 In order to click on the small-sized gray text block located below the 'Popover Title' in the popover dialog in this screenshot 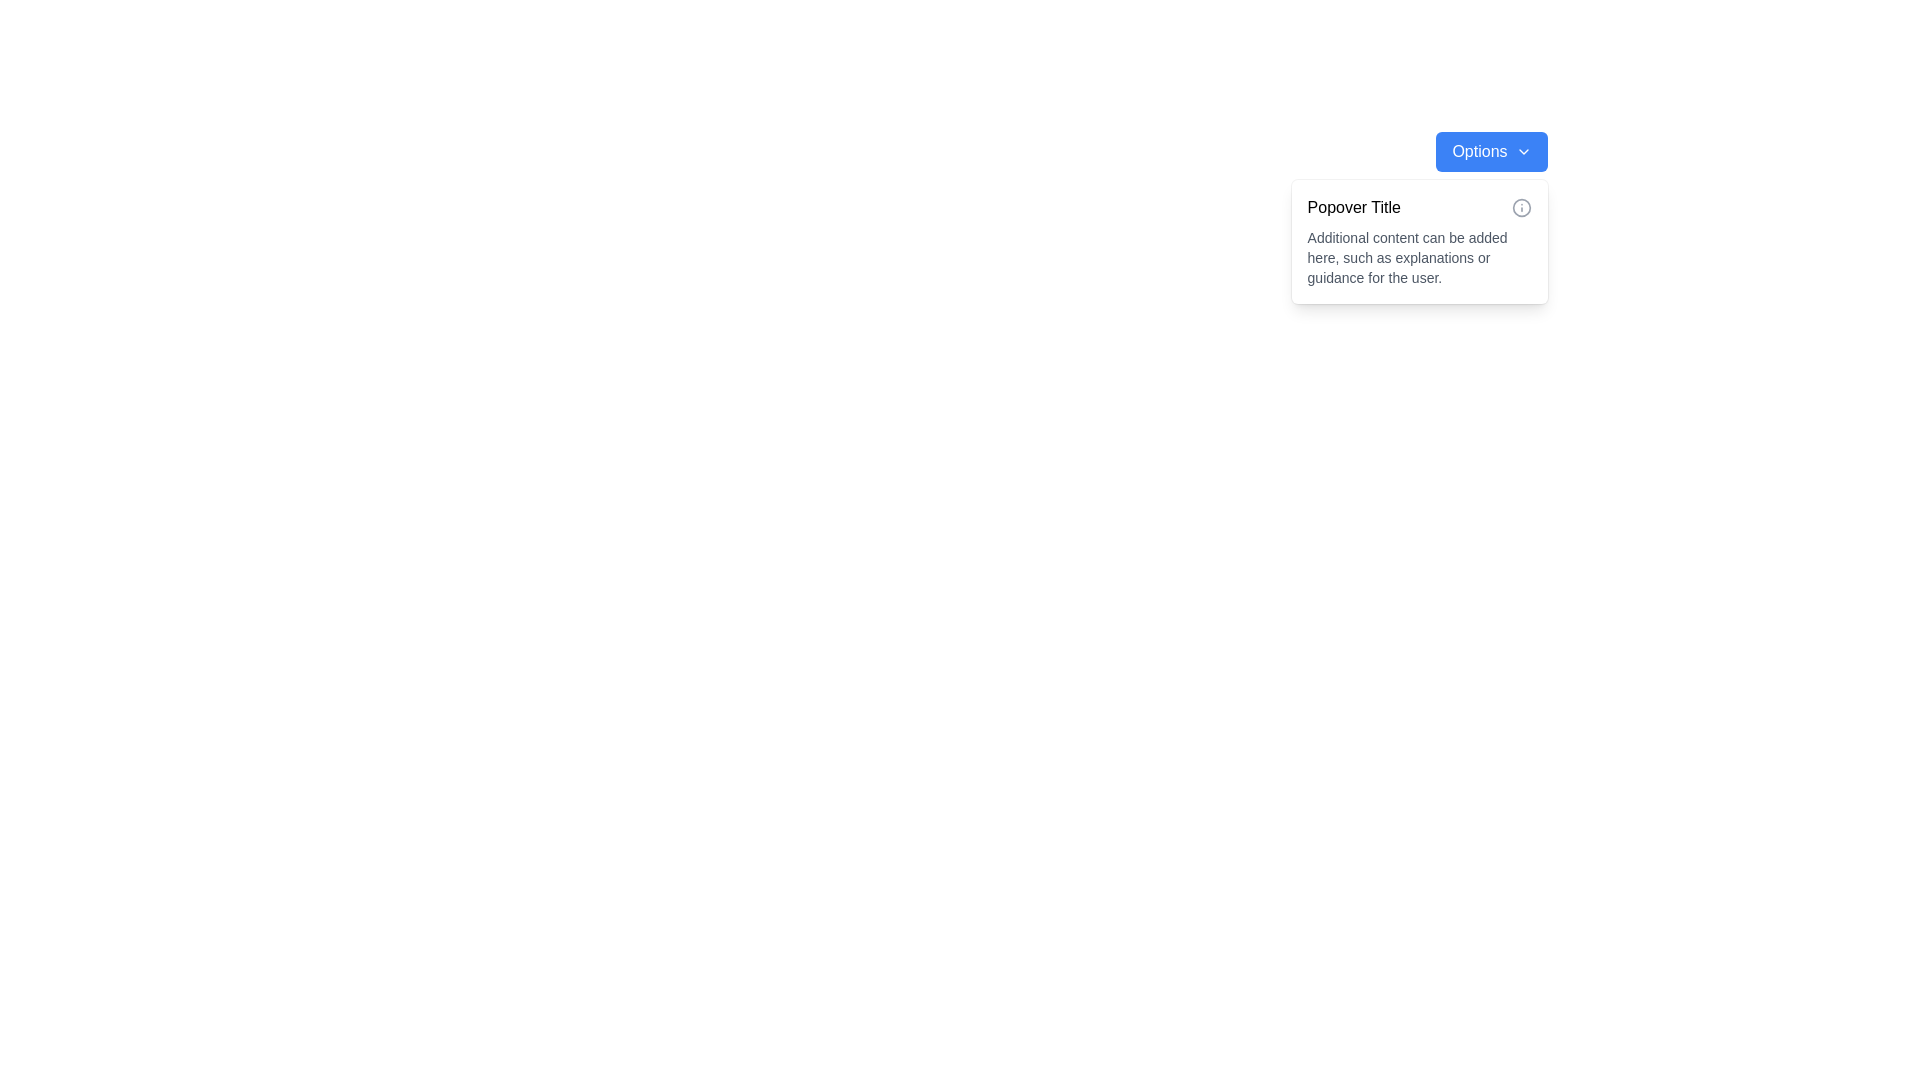, I will do `click(1418, 257)`.